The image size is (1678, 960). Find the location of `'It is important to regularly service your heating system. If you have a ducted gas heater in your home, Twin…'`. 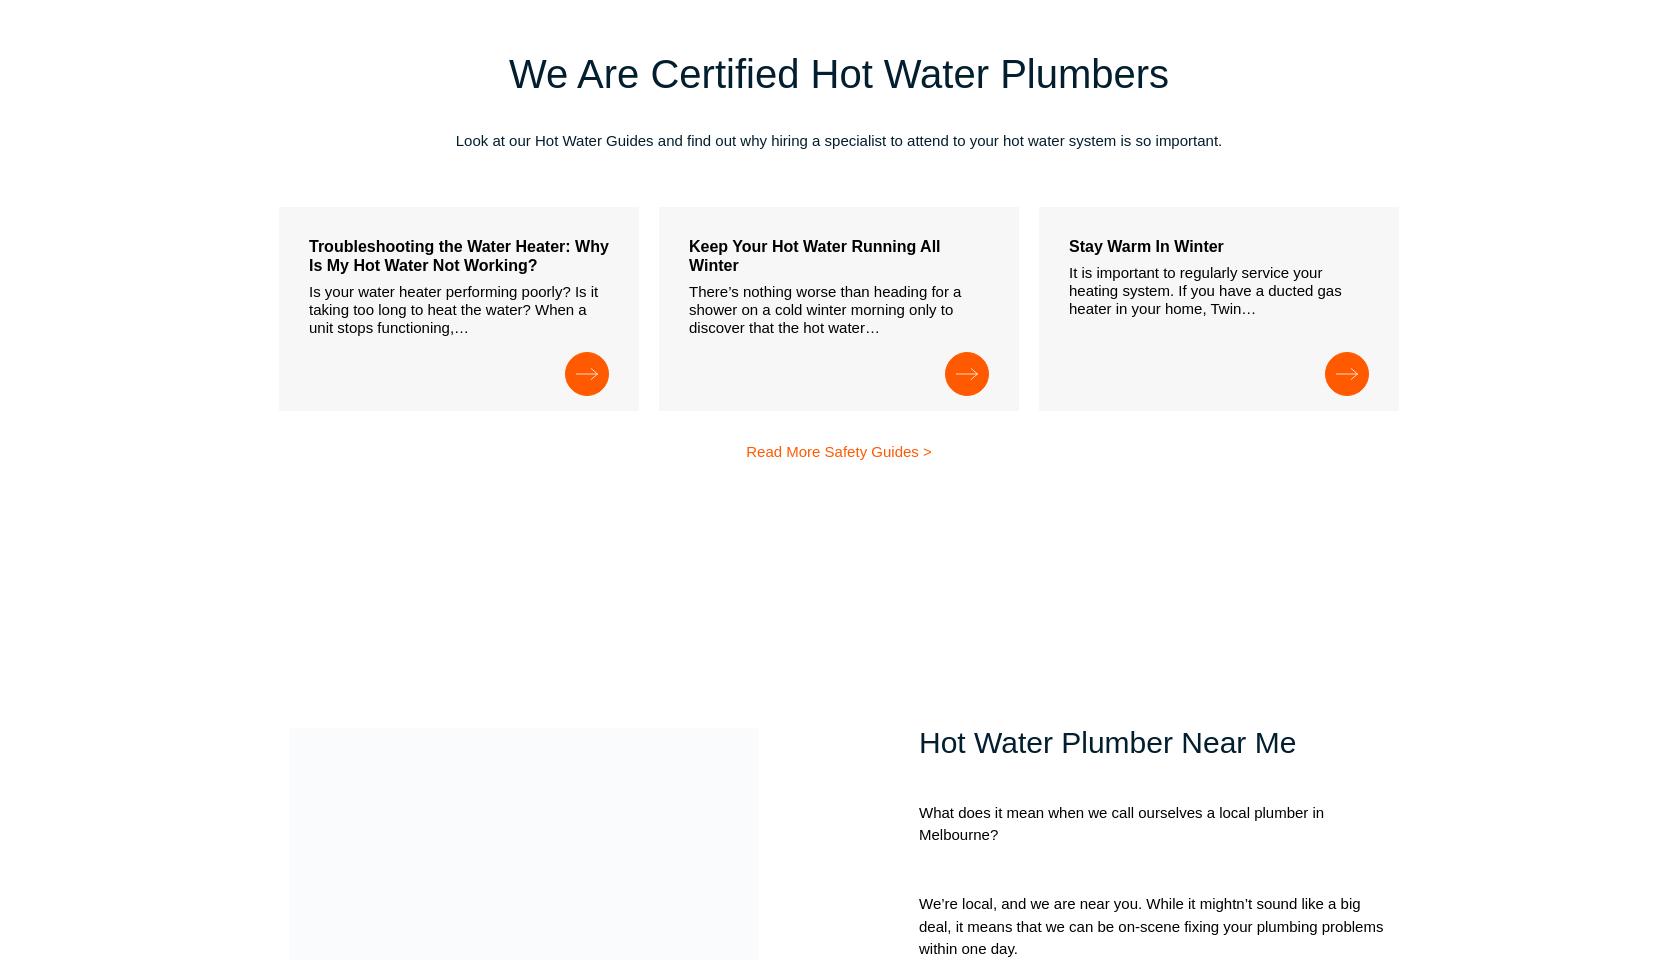

'It is important to regularly service your heating system. If you have a ducted gas heater in your home, Twin…' is located at coordinates (1204, 288).